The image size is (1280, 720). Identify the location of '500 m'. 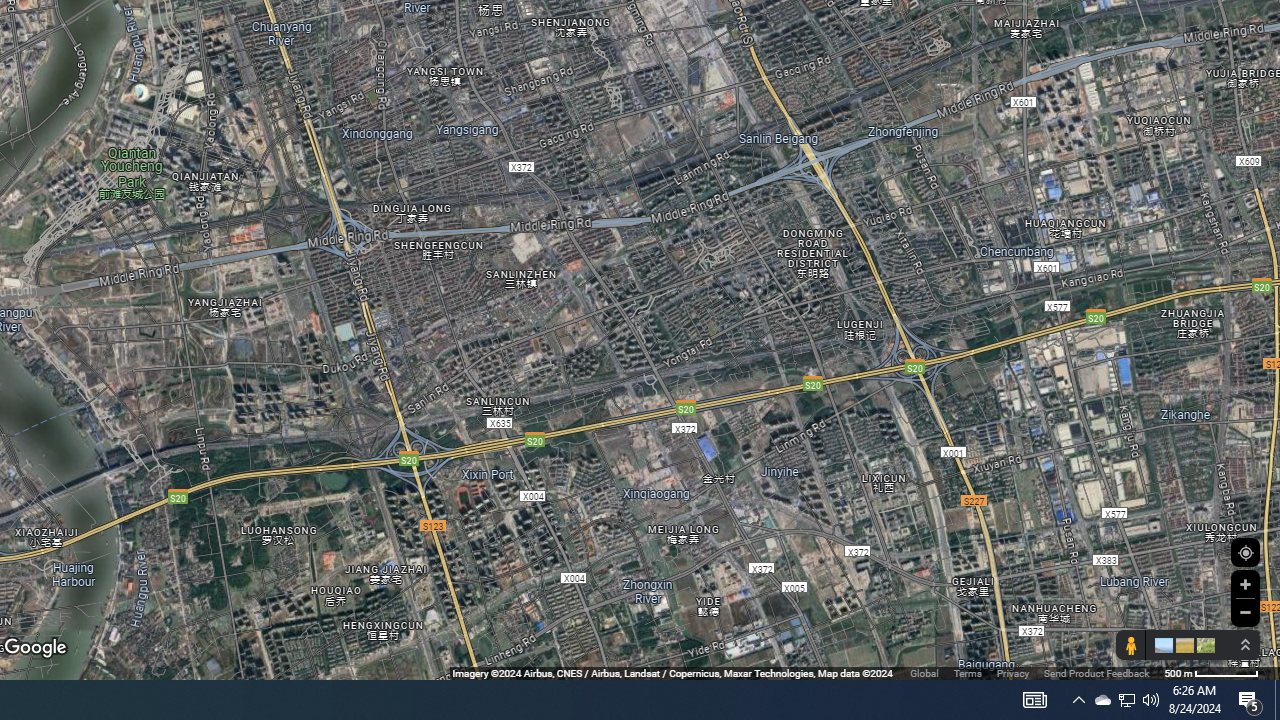
(1210, 673).